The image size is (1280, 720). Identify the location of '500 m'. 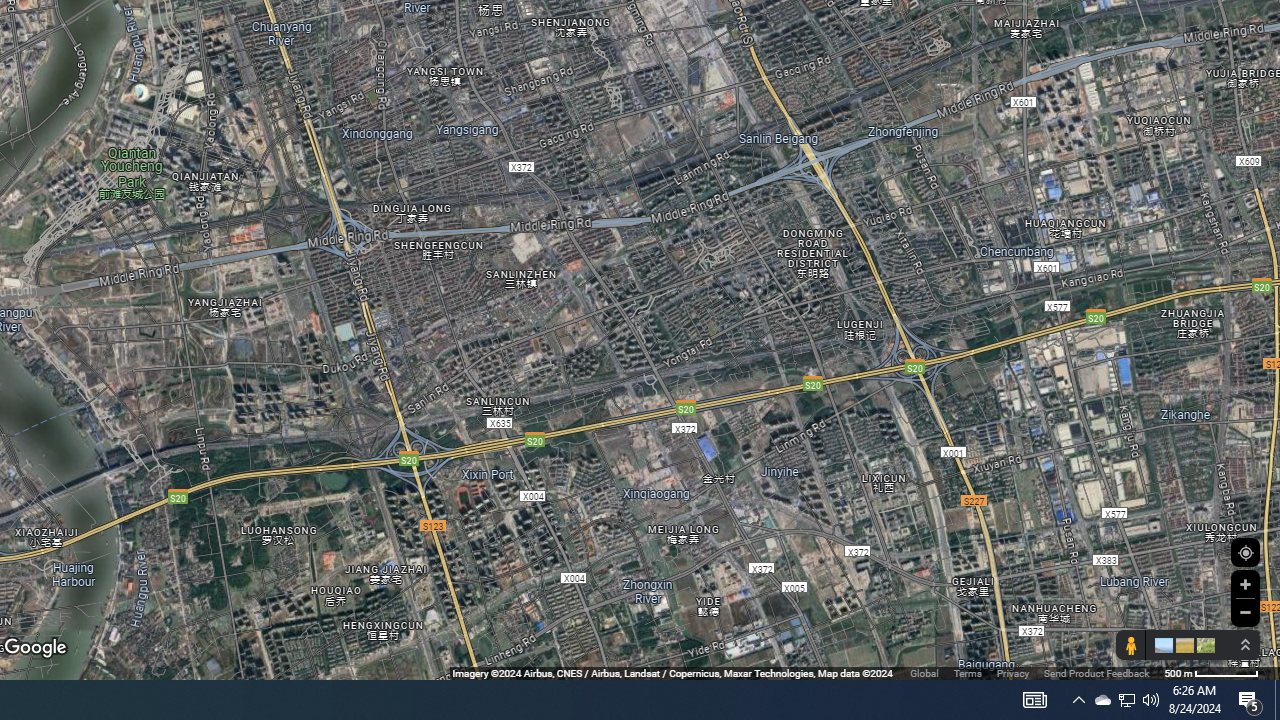
(1210, 673).